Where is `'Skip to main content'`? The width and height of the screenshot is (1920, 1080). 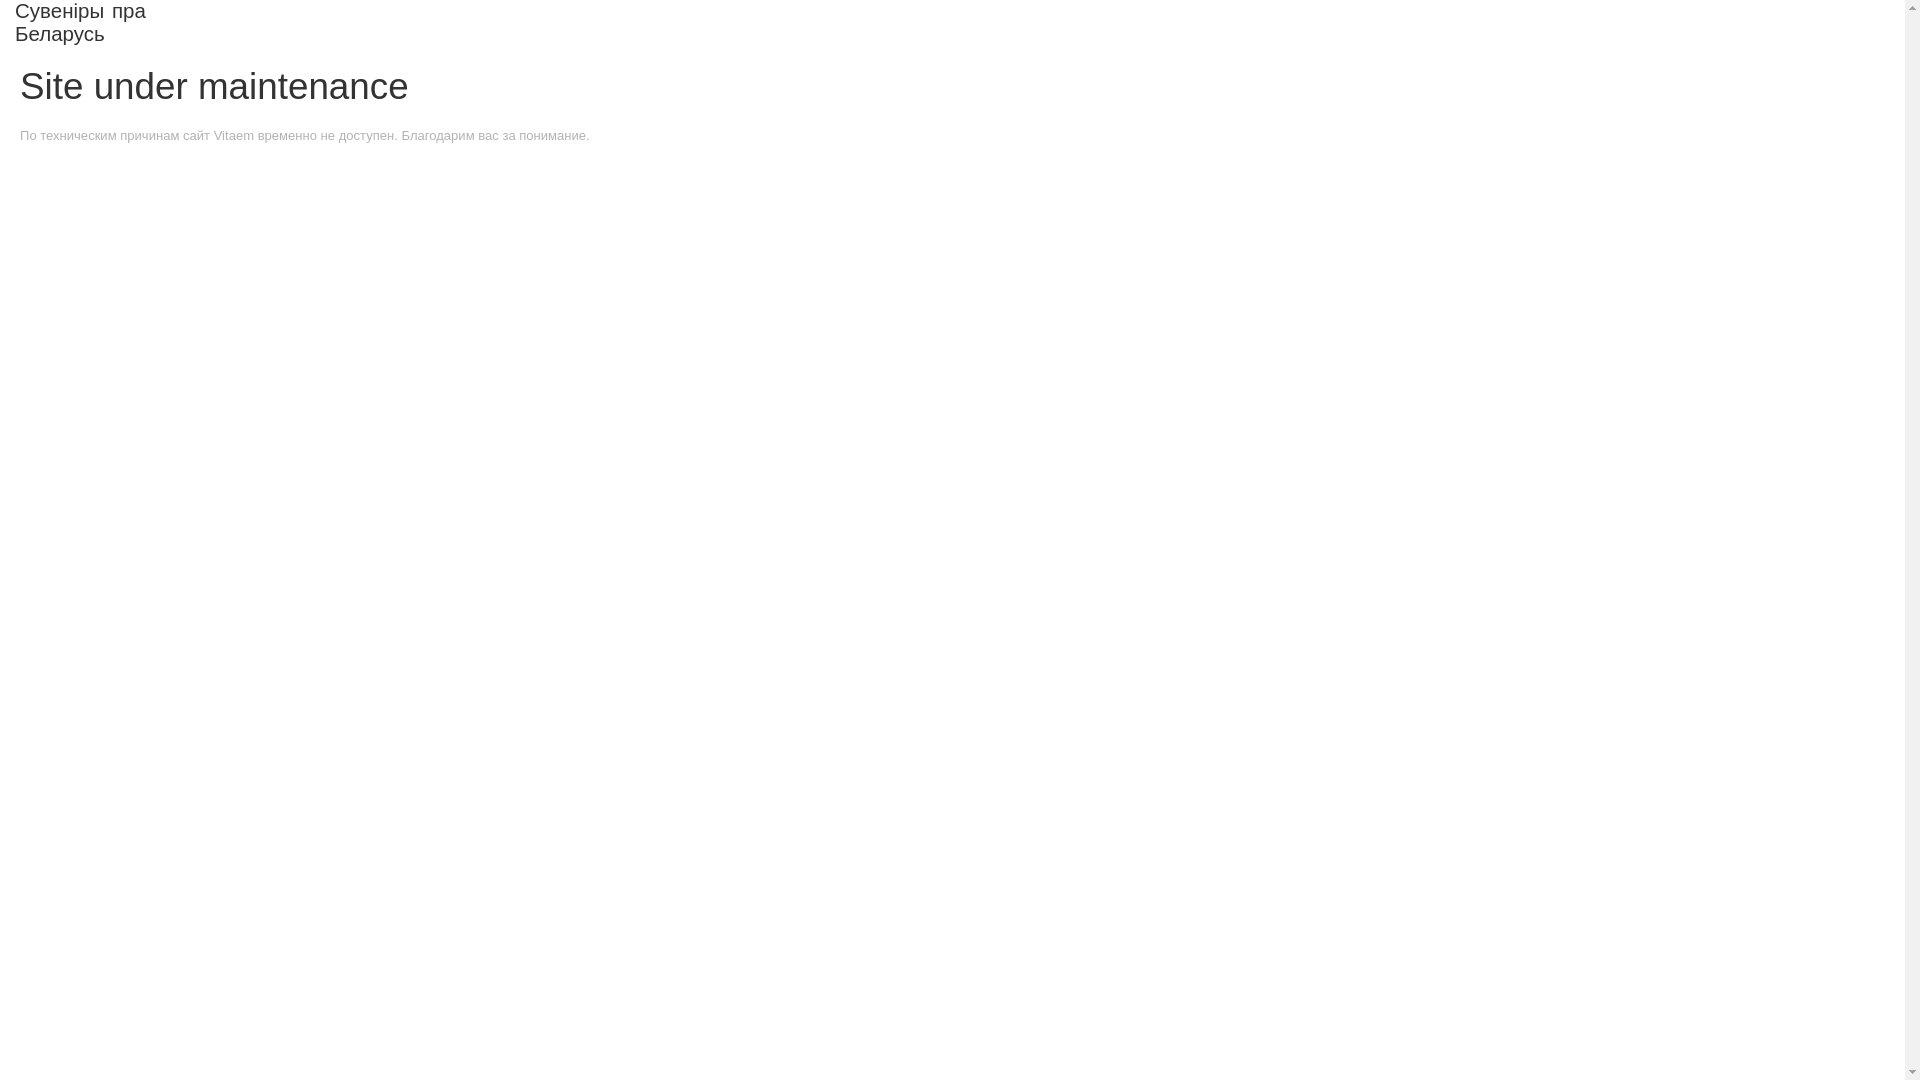 'Skip to main content' is located at coordinates (891, 2).